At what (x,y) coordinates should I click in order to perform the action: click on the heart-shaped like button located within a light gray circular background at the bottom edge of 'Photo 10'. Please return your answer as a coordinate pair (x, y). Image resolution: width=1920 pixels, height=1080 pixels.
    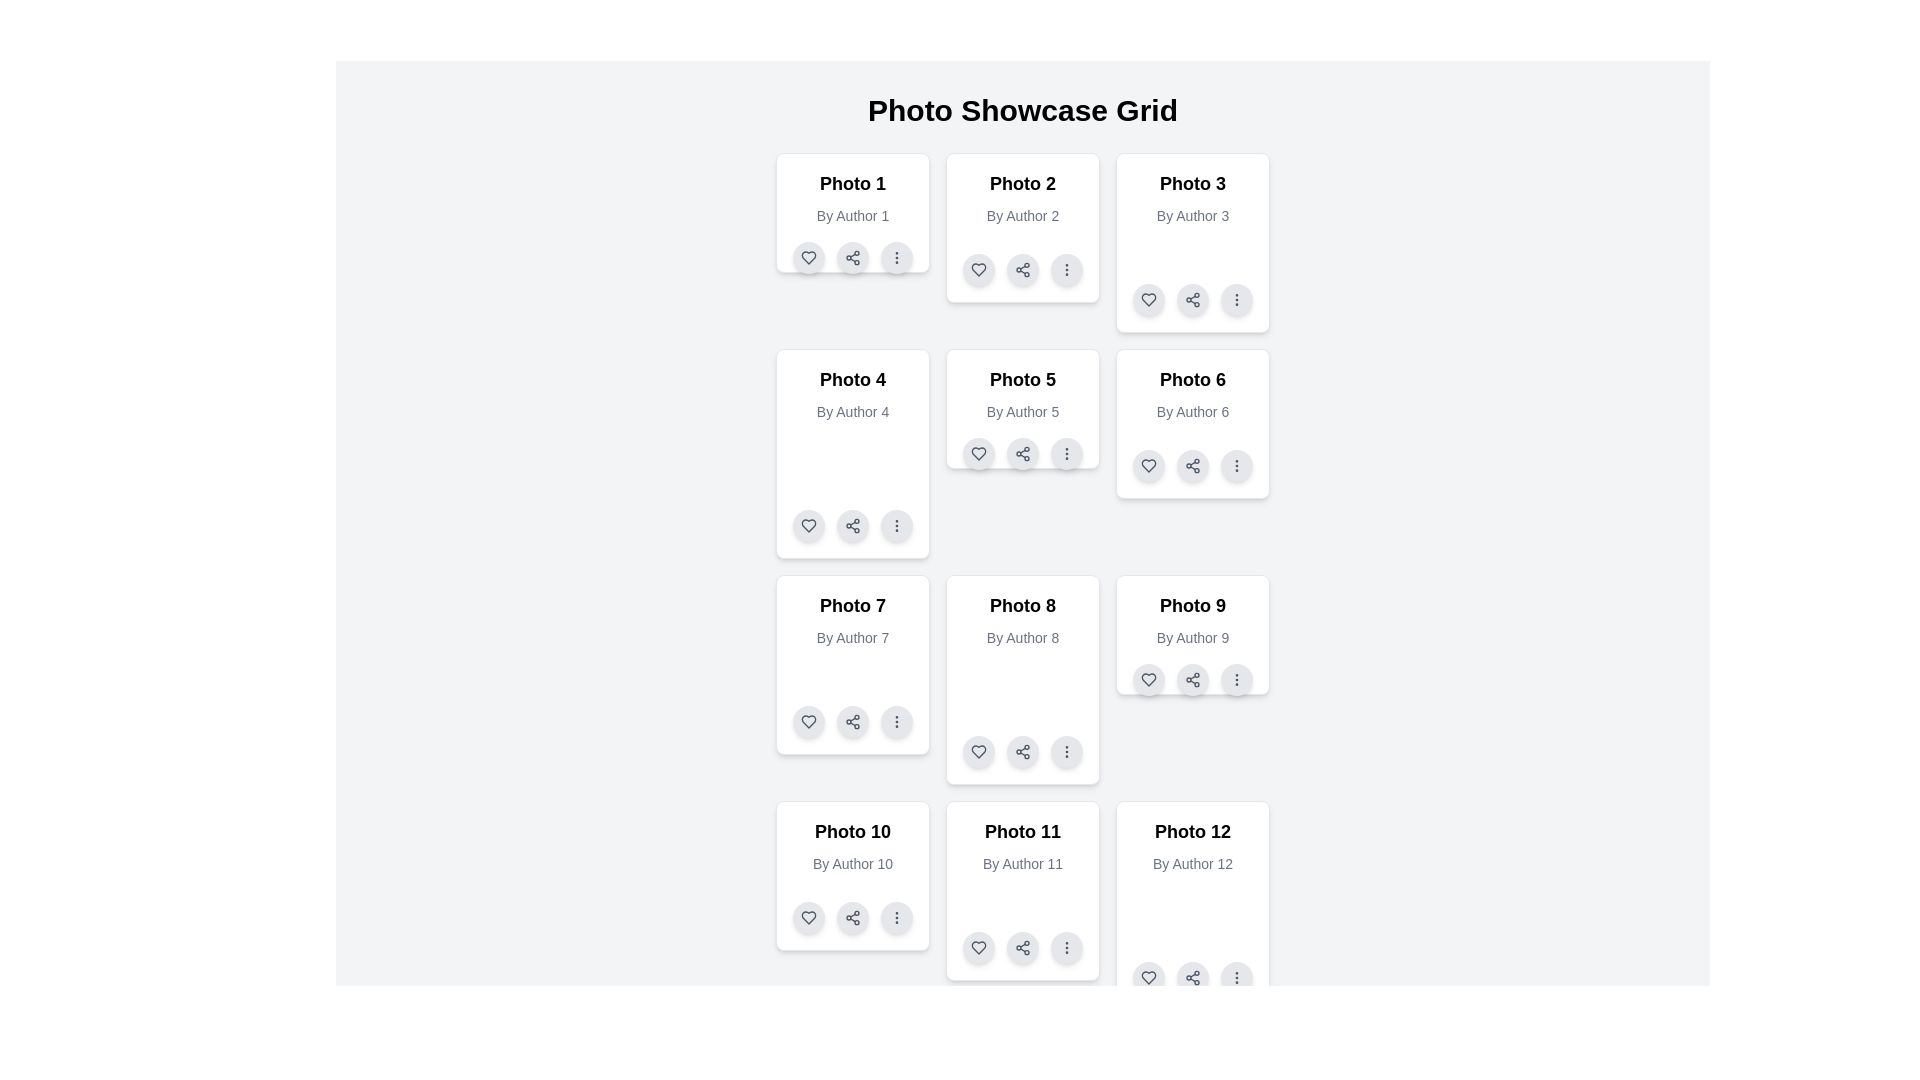
    Looking at the image, I should click on (809, 918).